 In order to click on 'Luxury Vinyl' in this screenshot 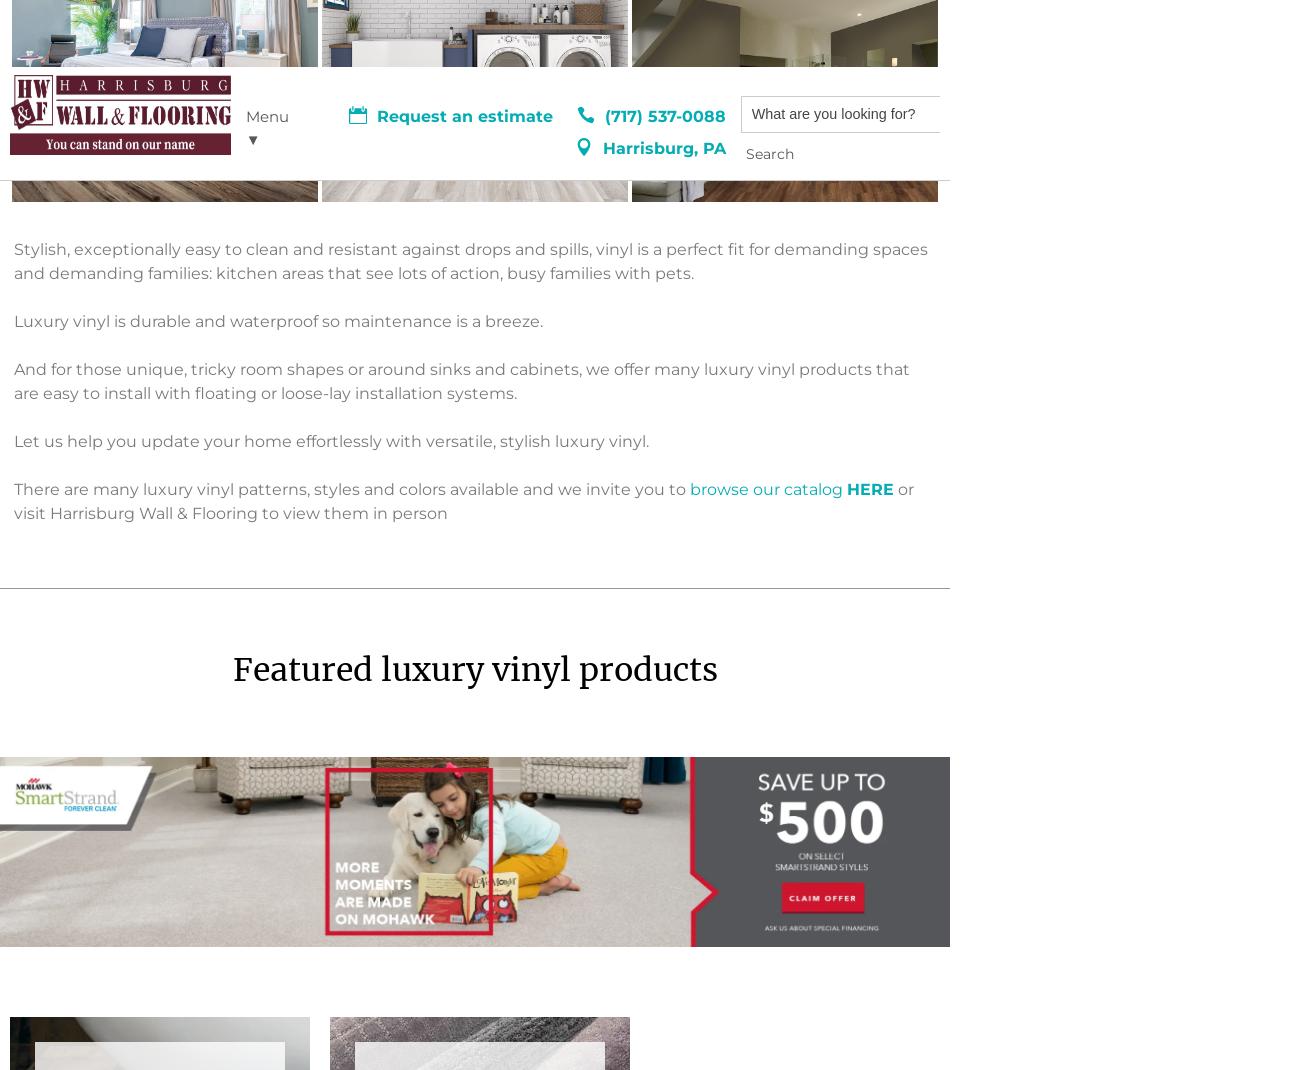, I will do `click(225, 909)`.